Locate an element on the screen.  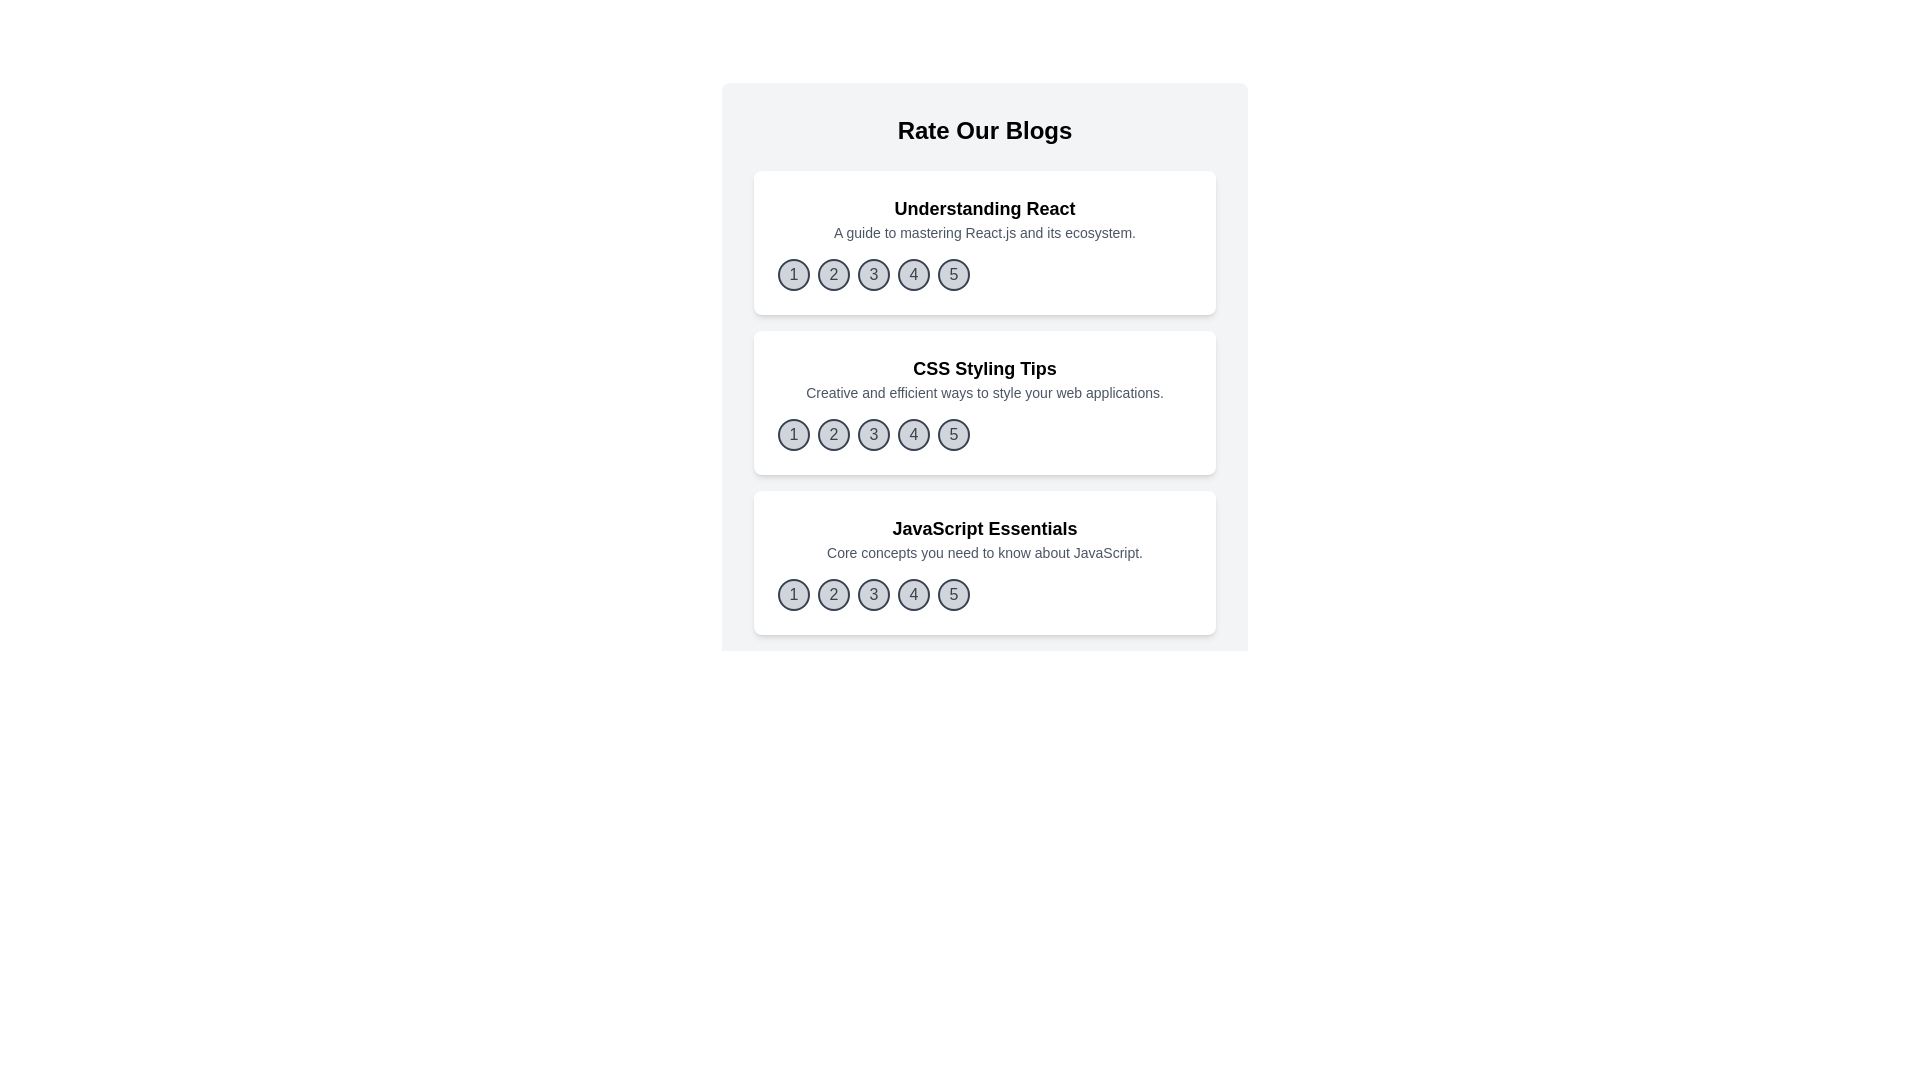
the rating button corresponding to 1 for the blog titled 'JavaScript Essentials' is located at coordinates (792, 593).